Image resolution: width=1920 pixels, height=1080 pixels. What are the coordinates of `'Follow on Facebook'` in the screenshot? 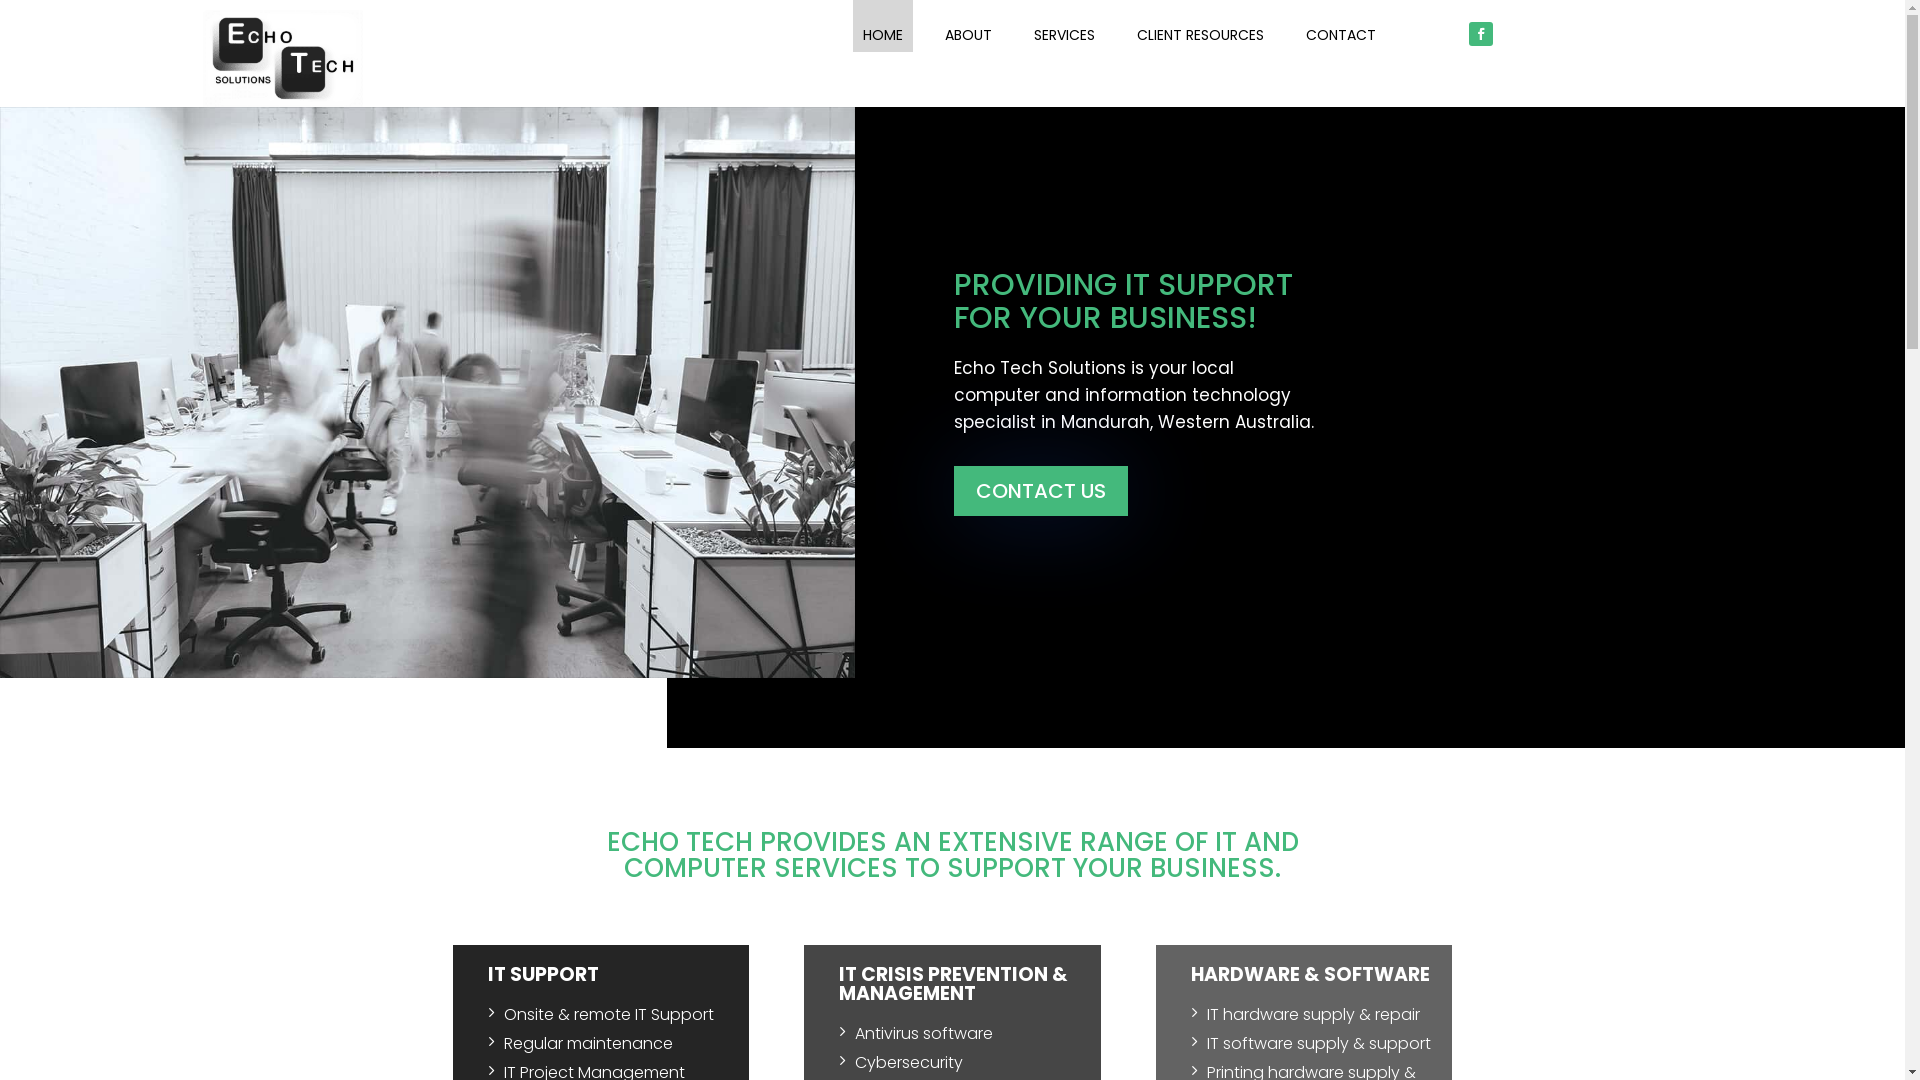 It's located at (1479, 34).